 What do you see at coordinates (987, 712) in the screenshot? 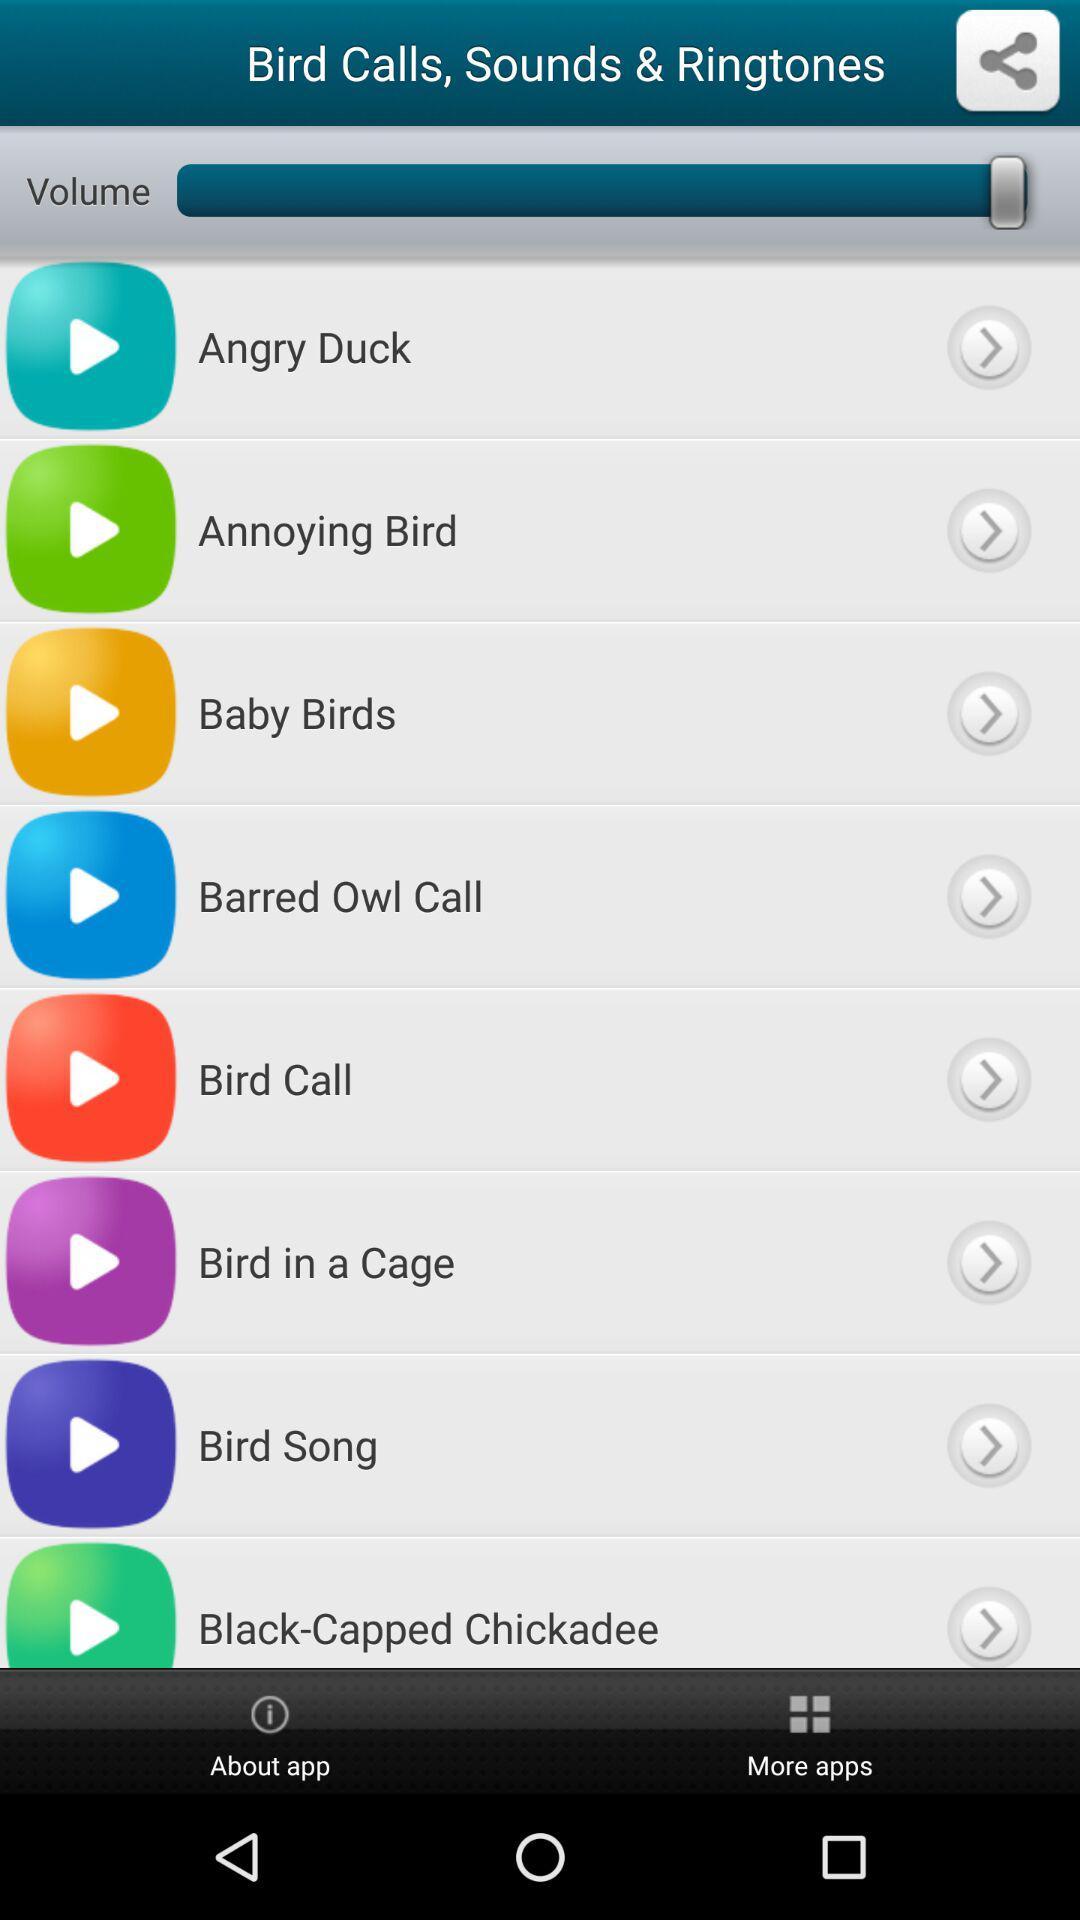
I see `menu option` at bounding box center [987, 712].